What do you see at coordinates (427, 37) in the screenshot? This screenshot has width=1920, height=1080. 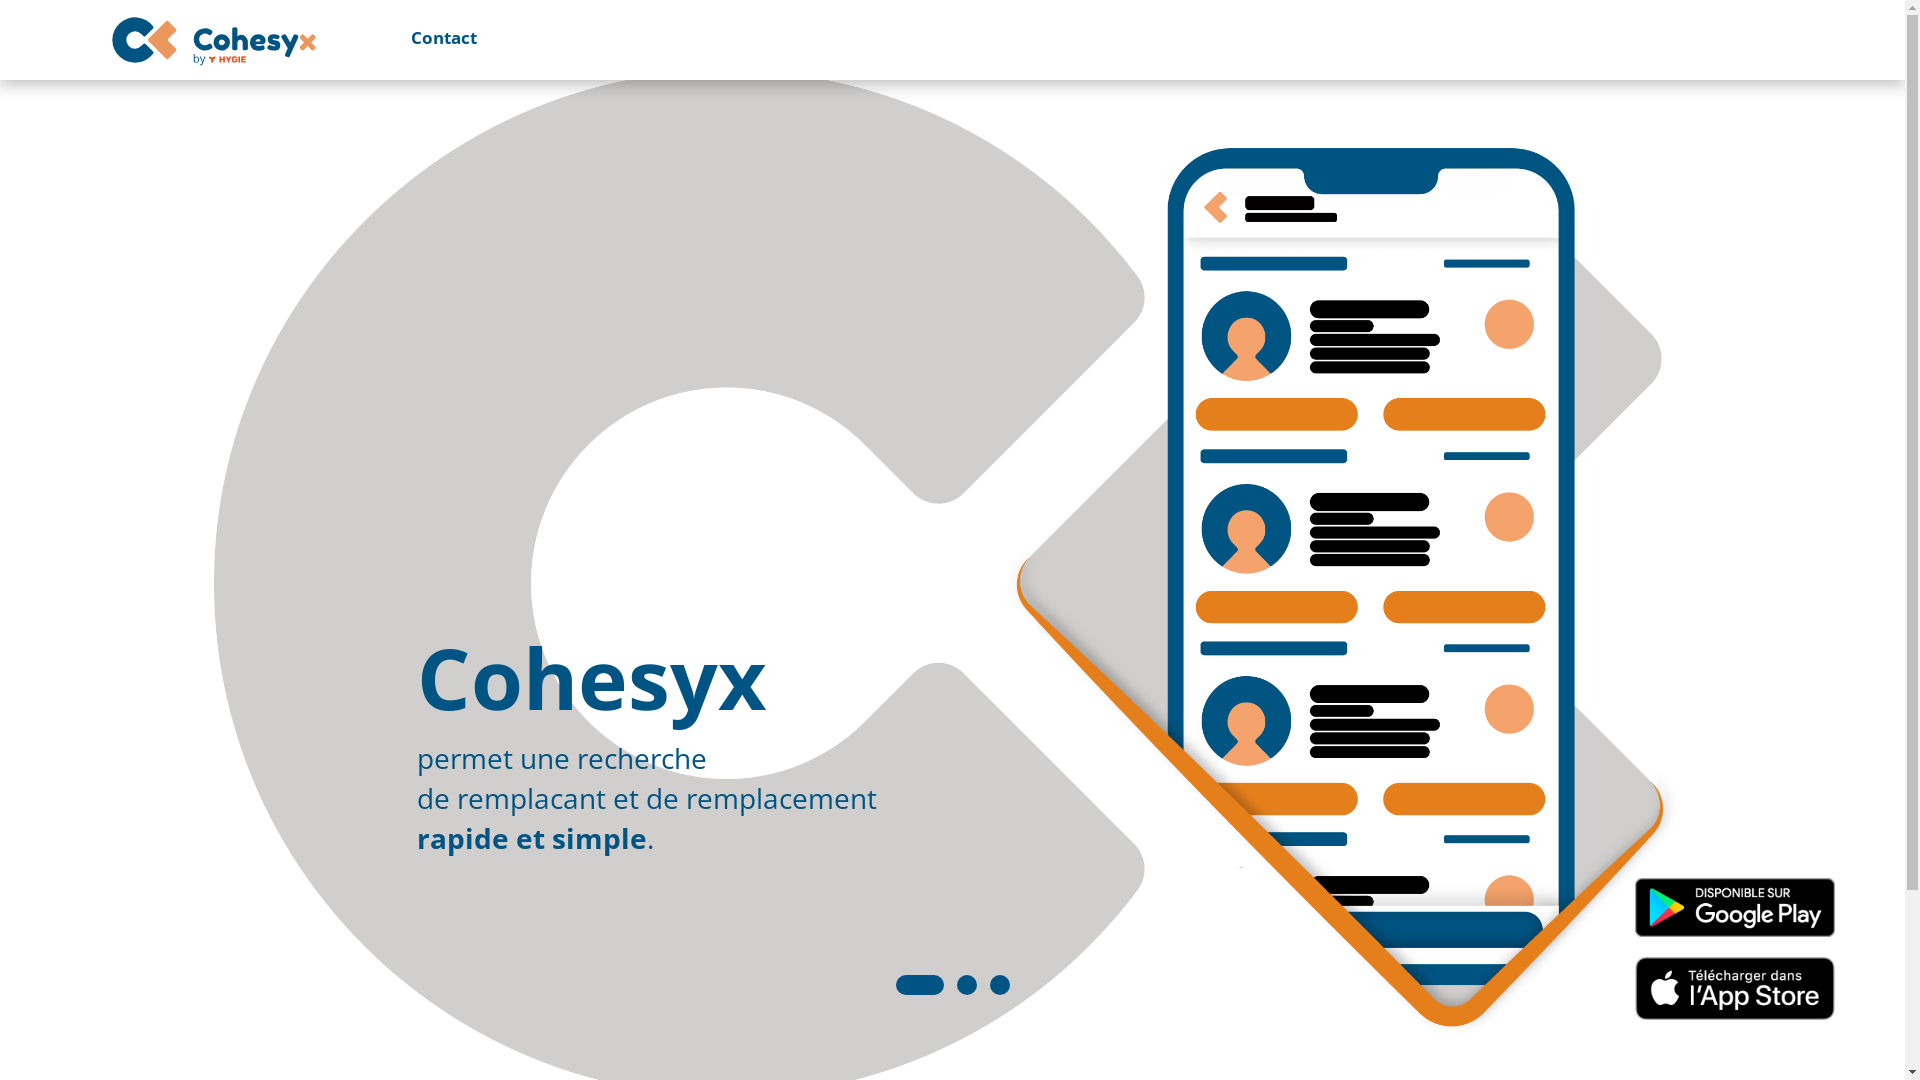 I see `'Contact'` at bounding box center [427, 37].